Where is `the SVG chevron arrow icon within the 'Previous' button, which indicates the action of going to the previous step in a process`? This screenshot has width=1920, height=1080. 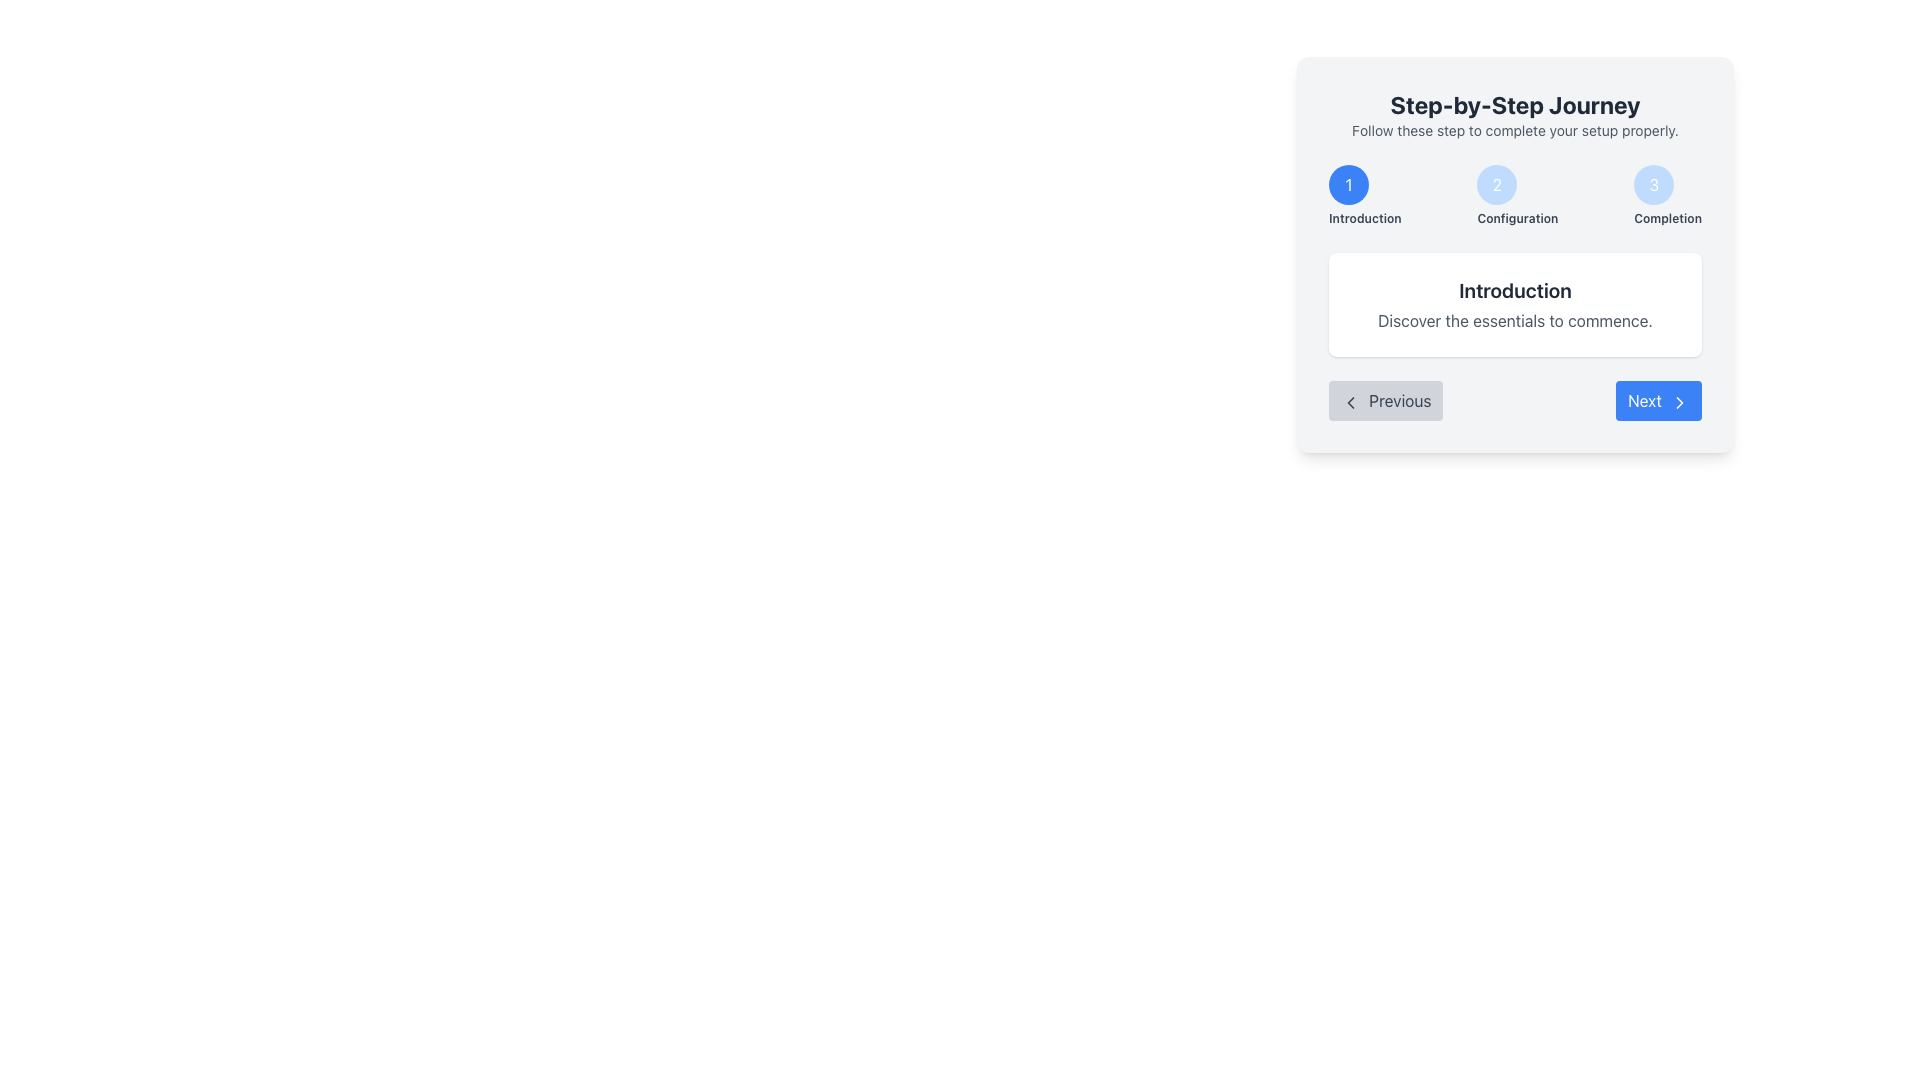 the SVG chevron arrow icon within the 'Previous' button, which indicates the action of going to the previous step in a process is located at coordinates (1350, 401).